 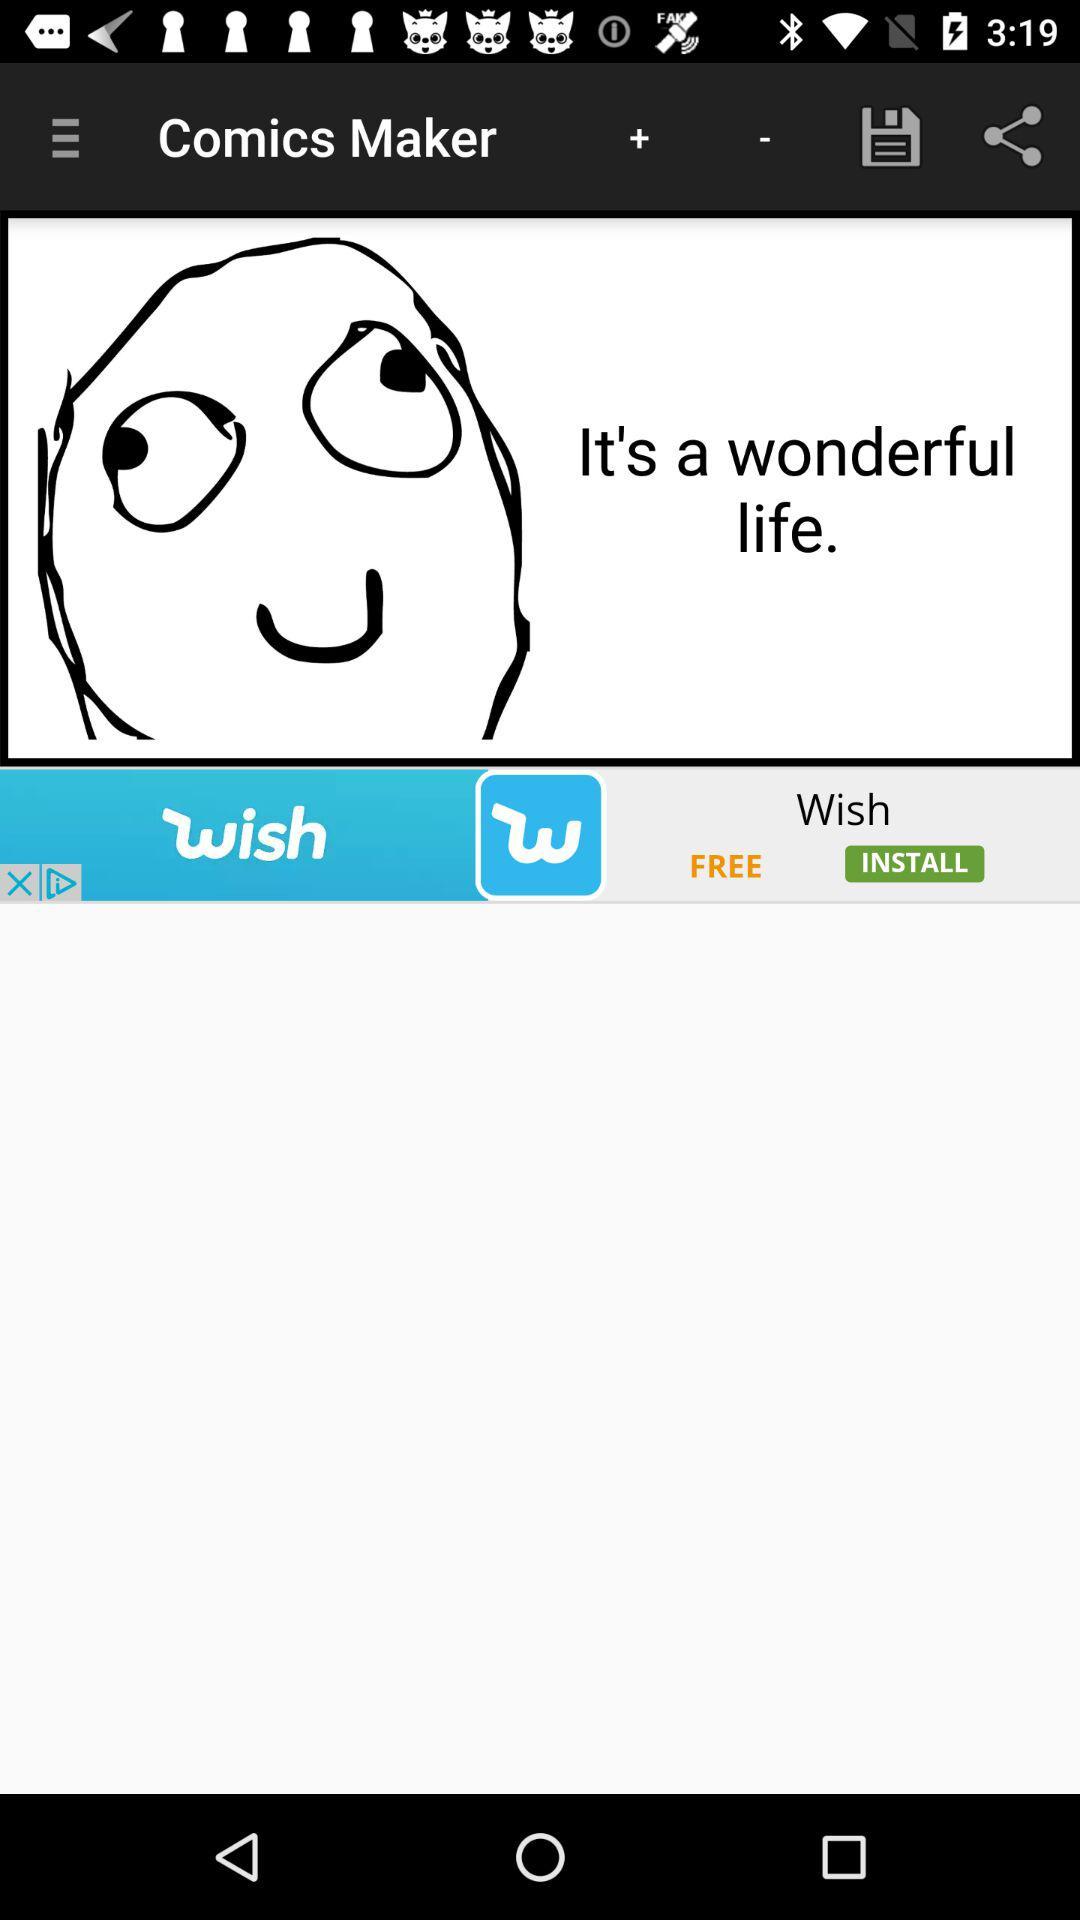 I want to click on picture, so click(x=283, y=488).